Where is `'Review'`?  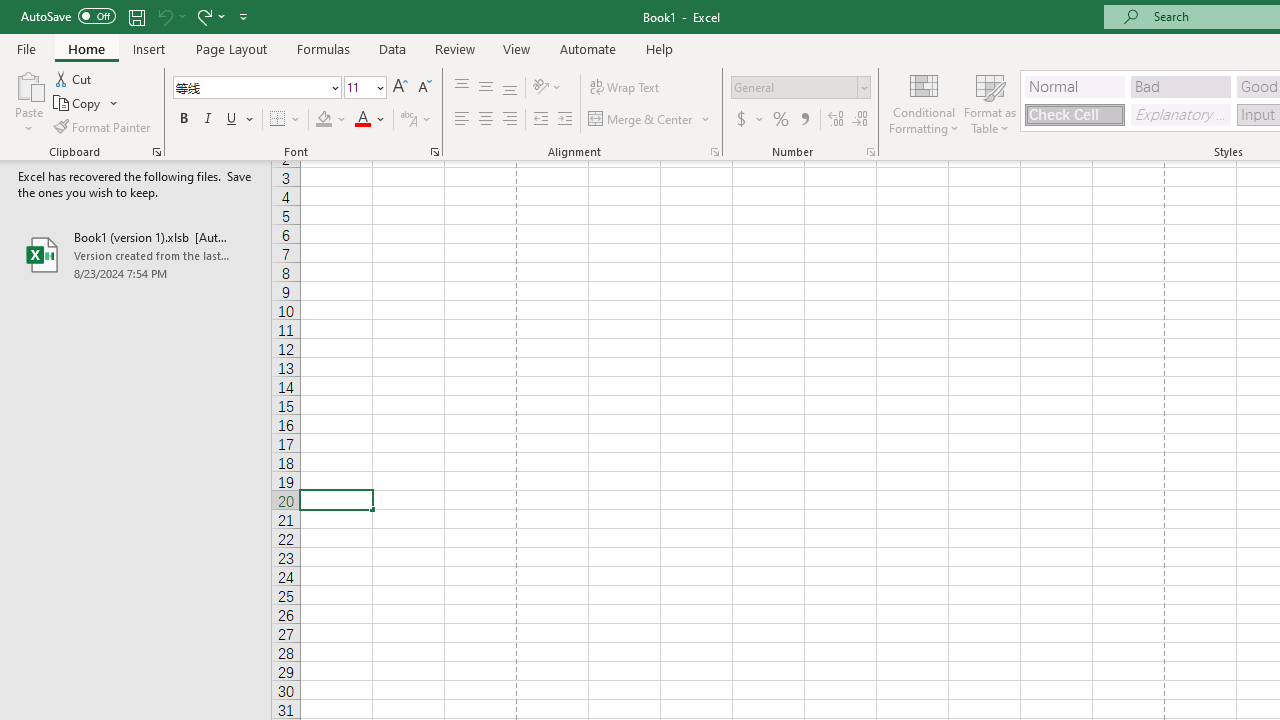
'Review' is located at coordinates (454, 48).